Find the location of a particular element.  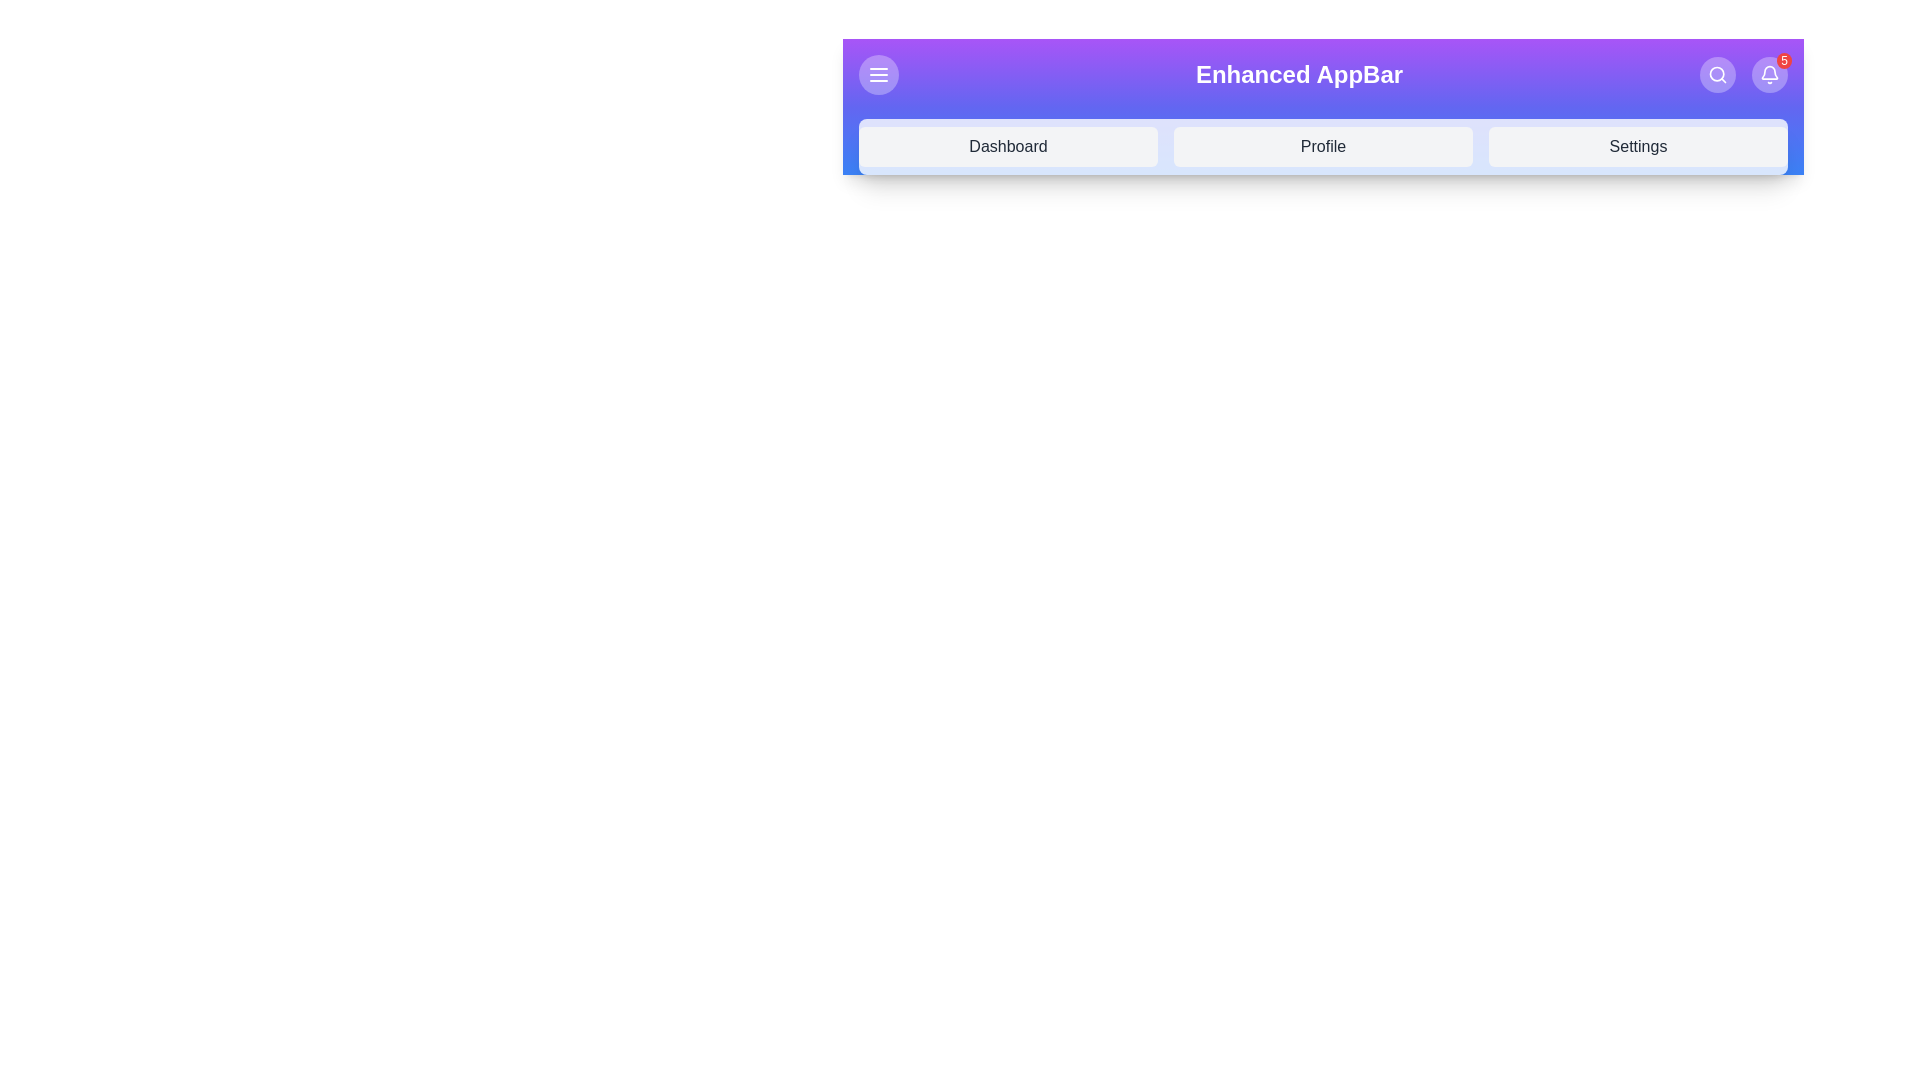

the navigation item Dashboard to navigate to its respective section is located at coordinates (1008, 145).